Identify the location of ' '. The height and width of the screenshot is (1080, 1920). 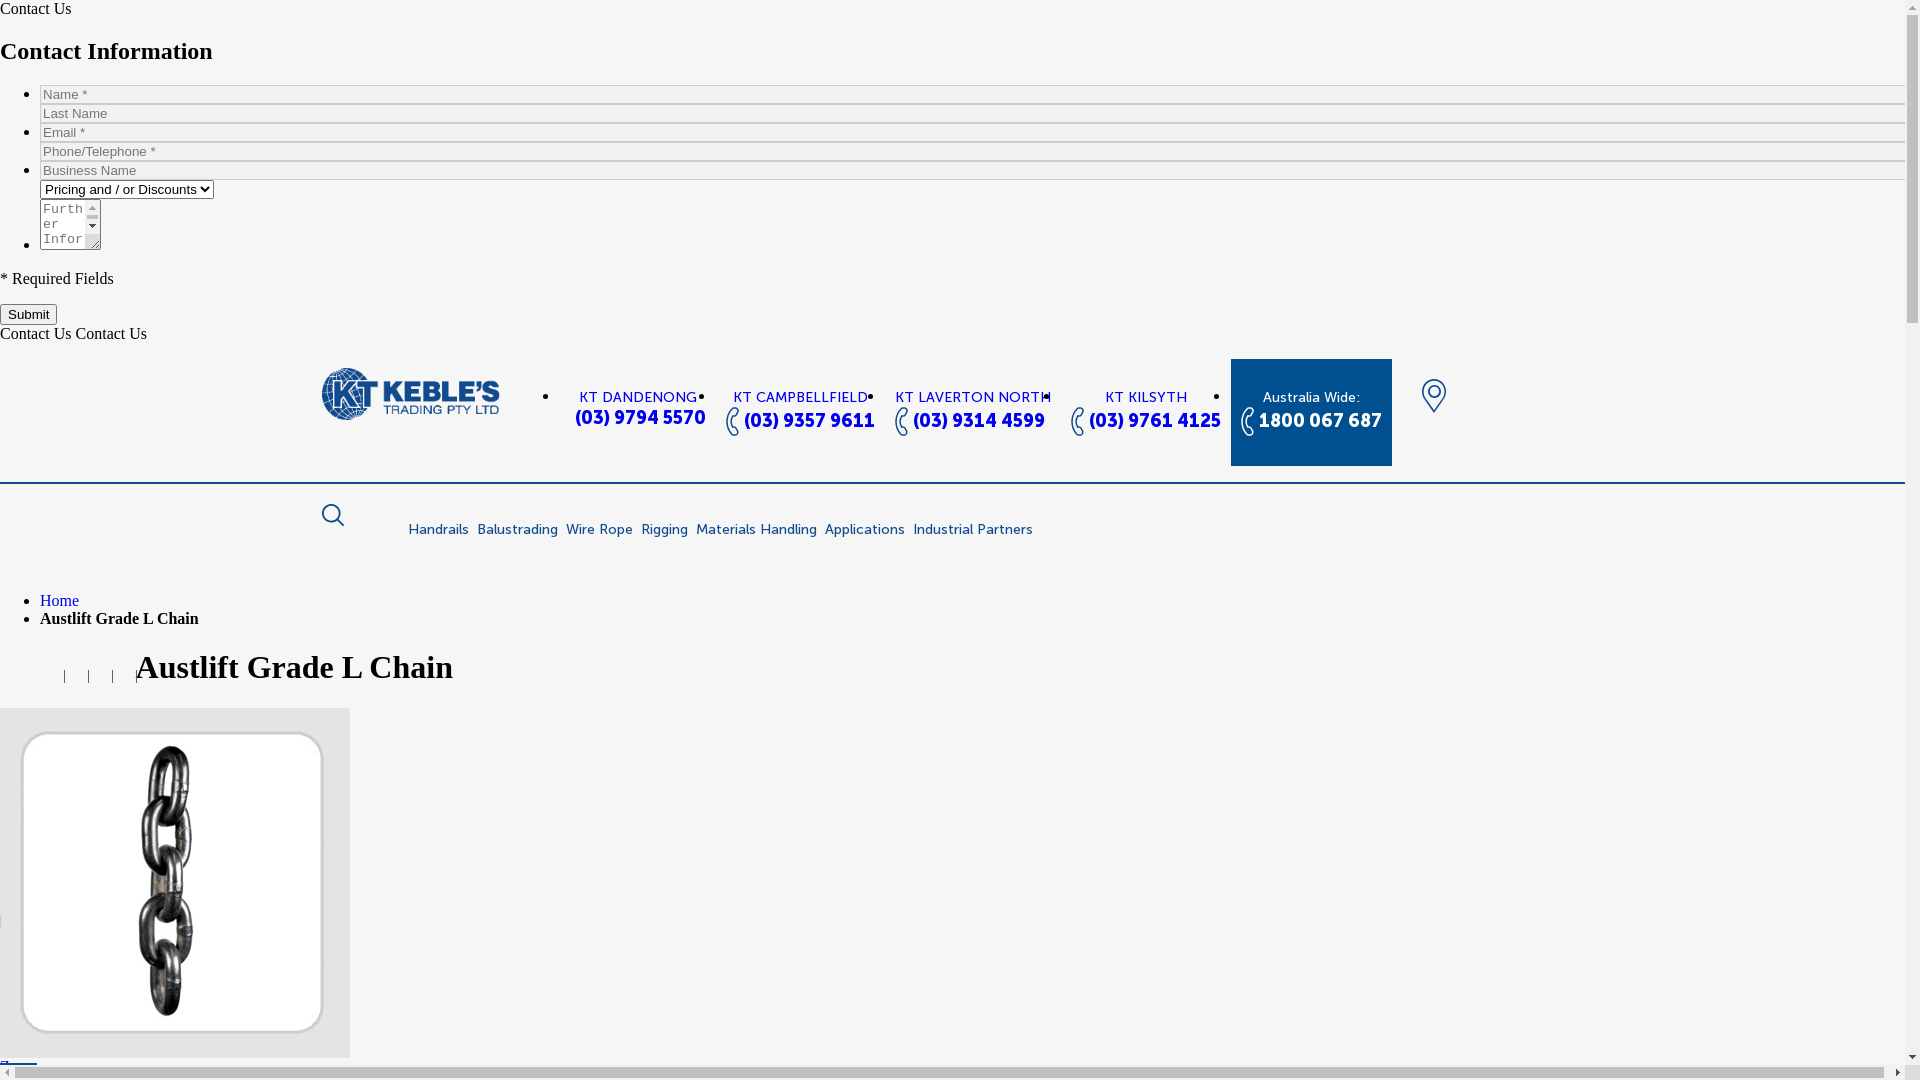
(76, 674).